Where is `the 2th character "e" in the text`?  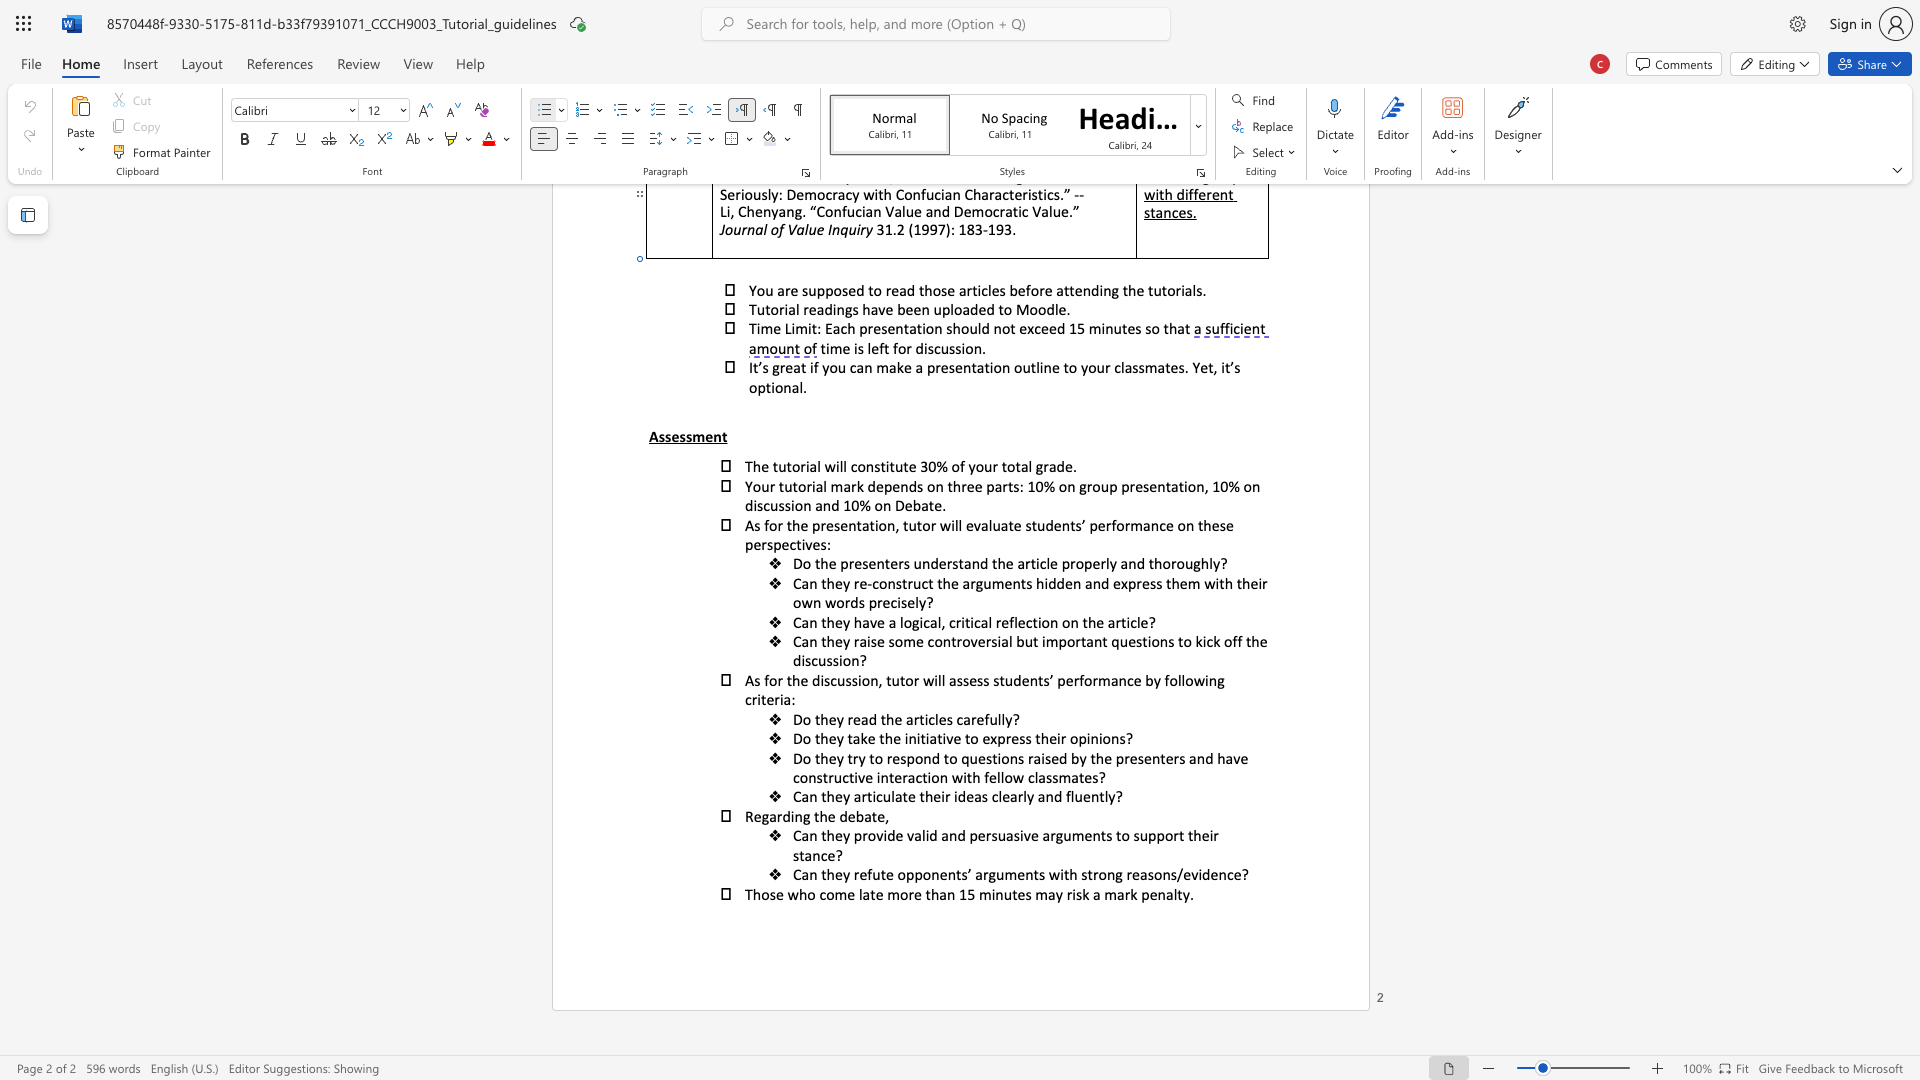
the 2th character "e" in the text is located at coordinates (911, 795).